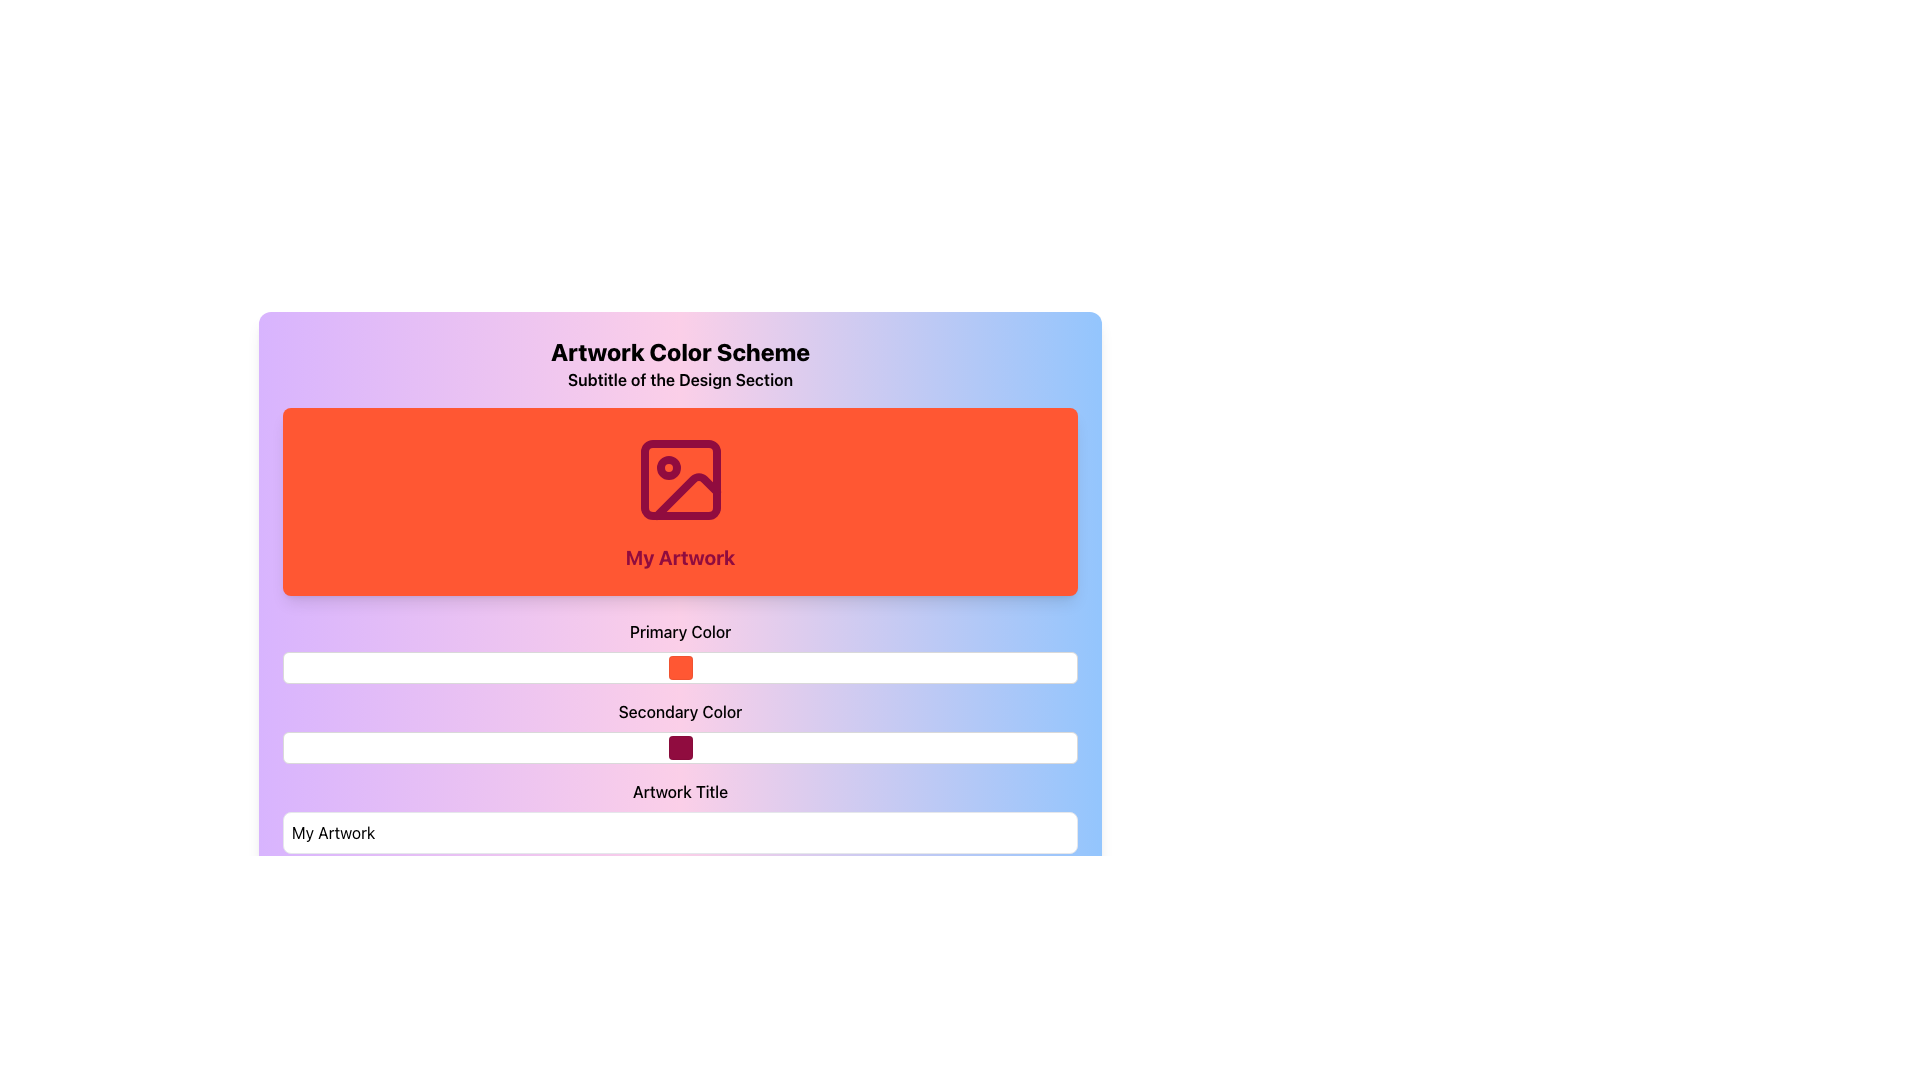 The height and width of the screenshot is (1080, 1920). What do you see at coordinates (680, 363) in the screenshot?
I see `the text block that contains 'Artwork Color Scheme' and 'Subtitle of the Design Section', which is styled with a gradient background of purple and blue, located above the red rectangular region labeled 'My Artwork'` at bounding box center [680, 363].